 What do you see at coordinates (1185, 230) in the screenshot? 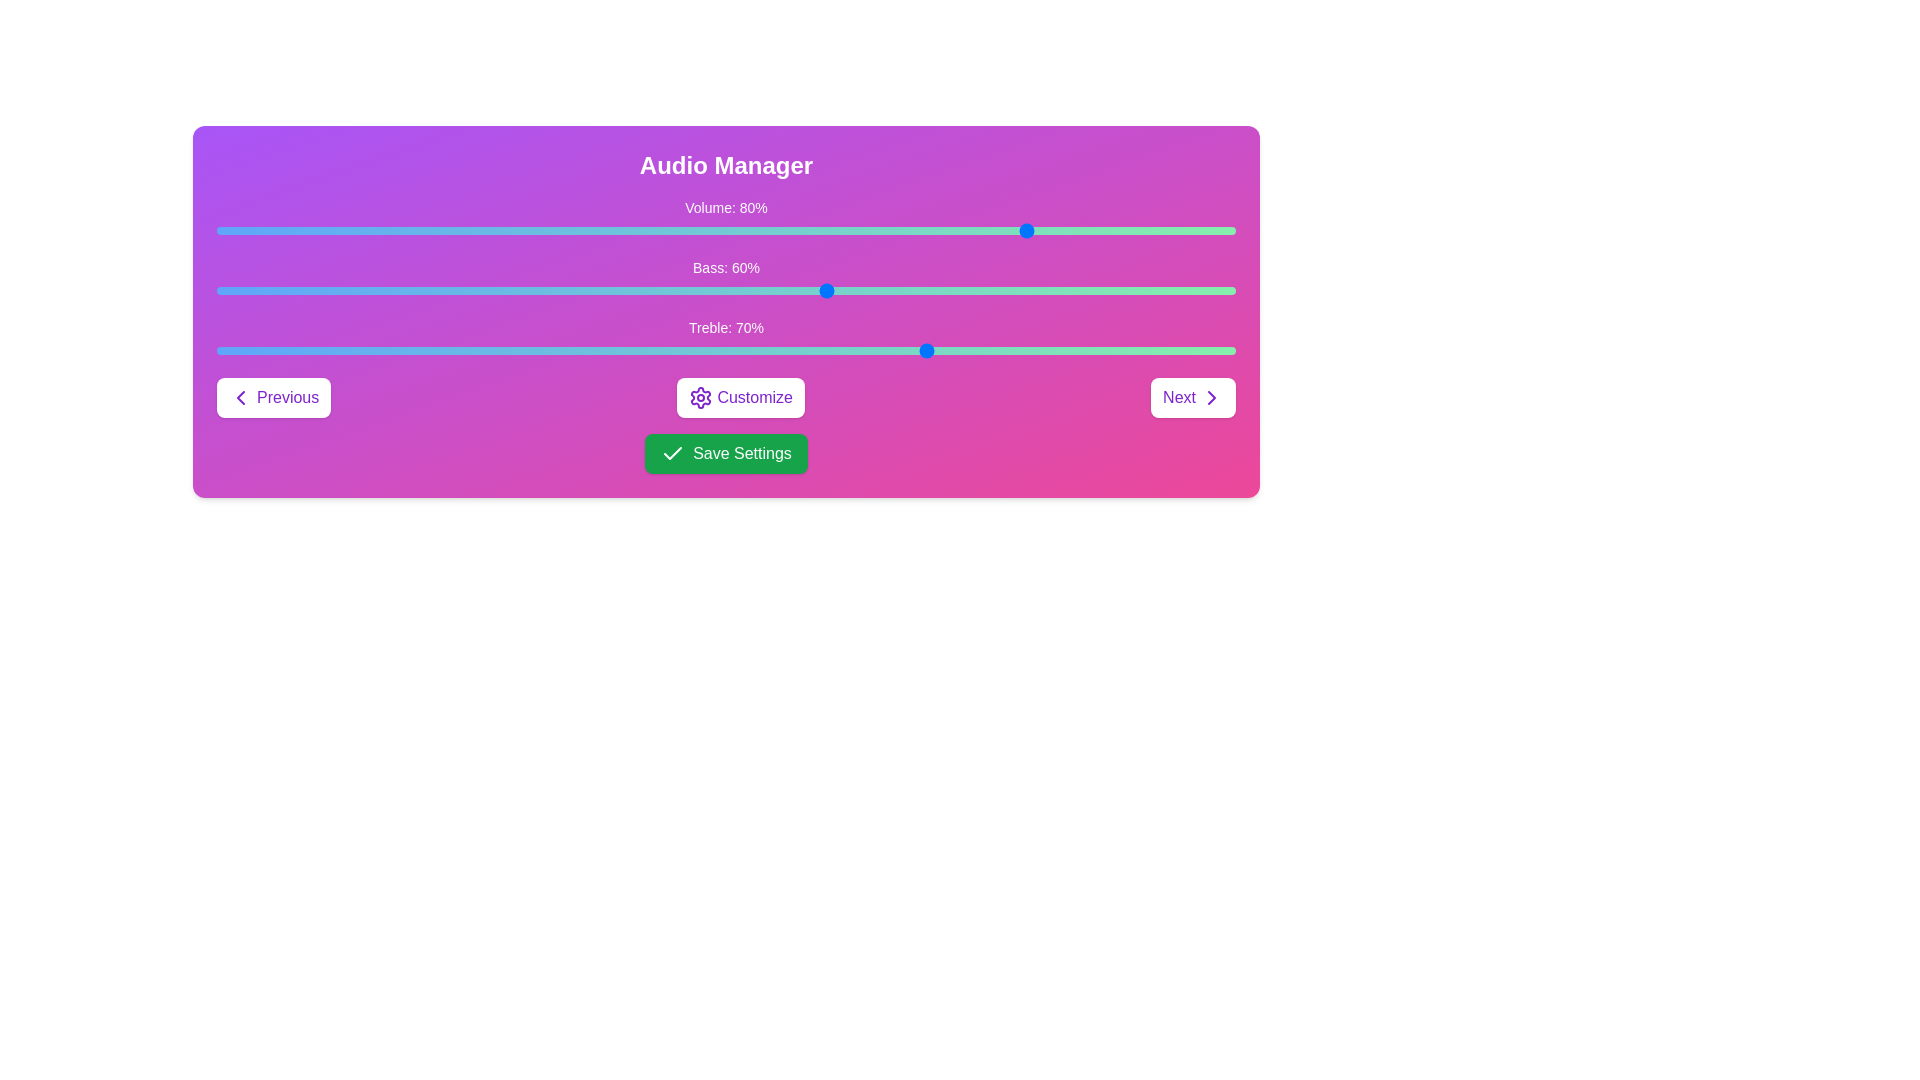
I see `the slider value` at bounding box center [1185, 230].